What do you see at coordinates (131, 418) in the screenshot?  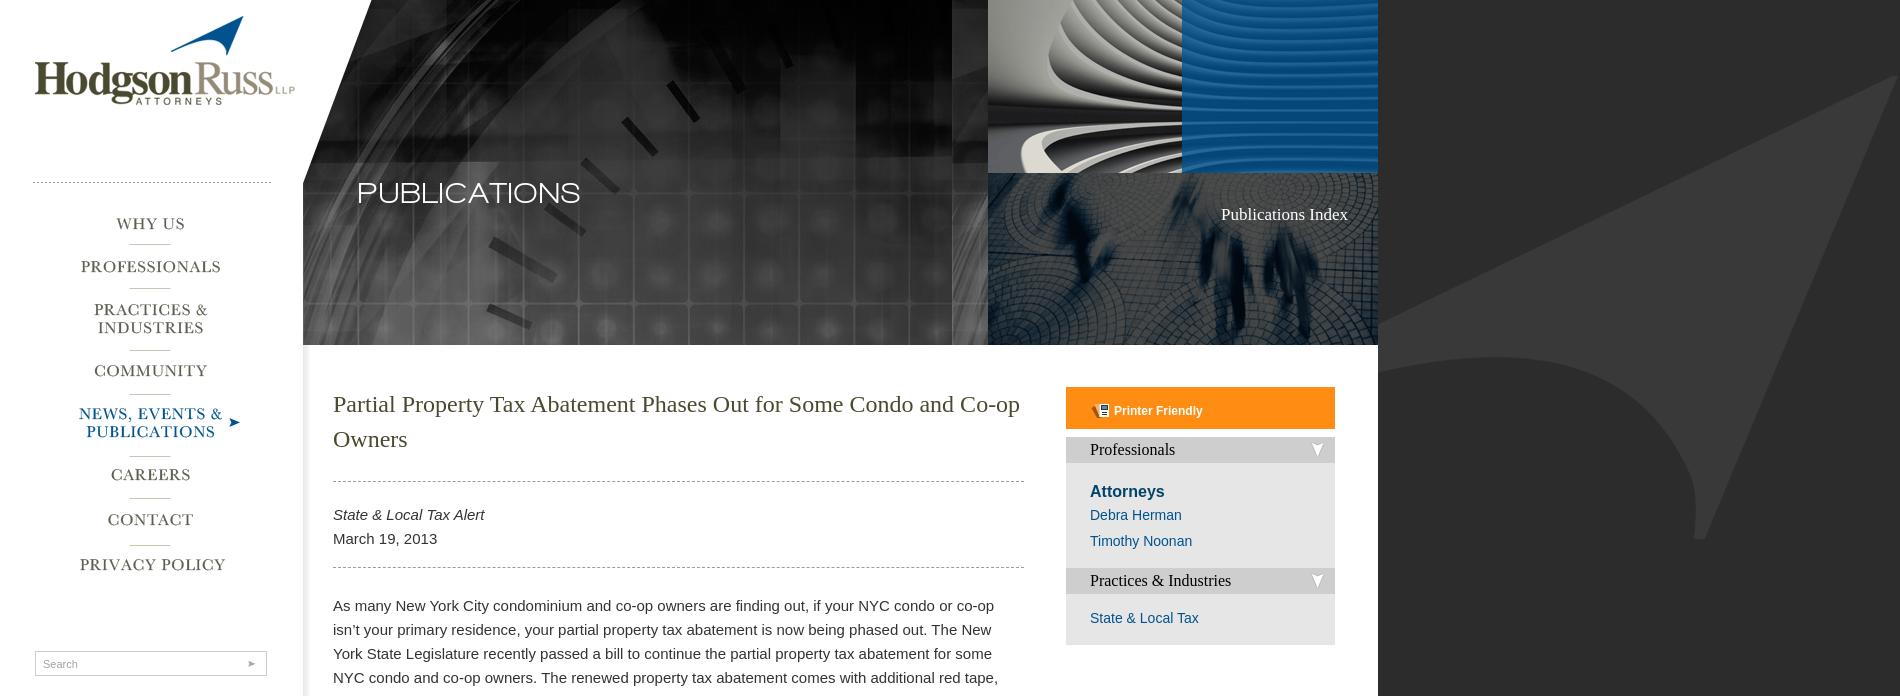 I see `'News, Events & Publications'` at bounding box center [131, 418].